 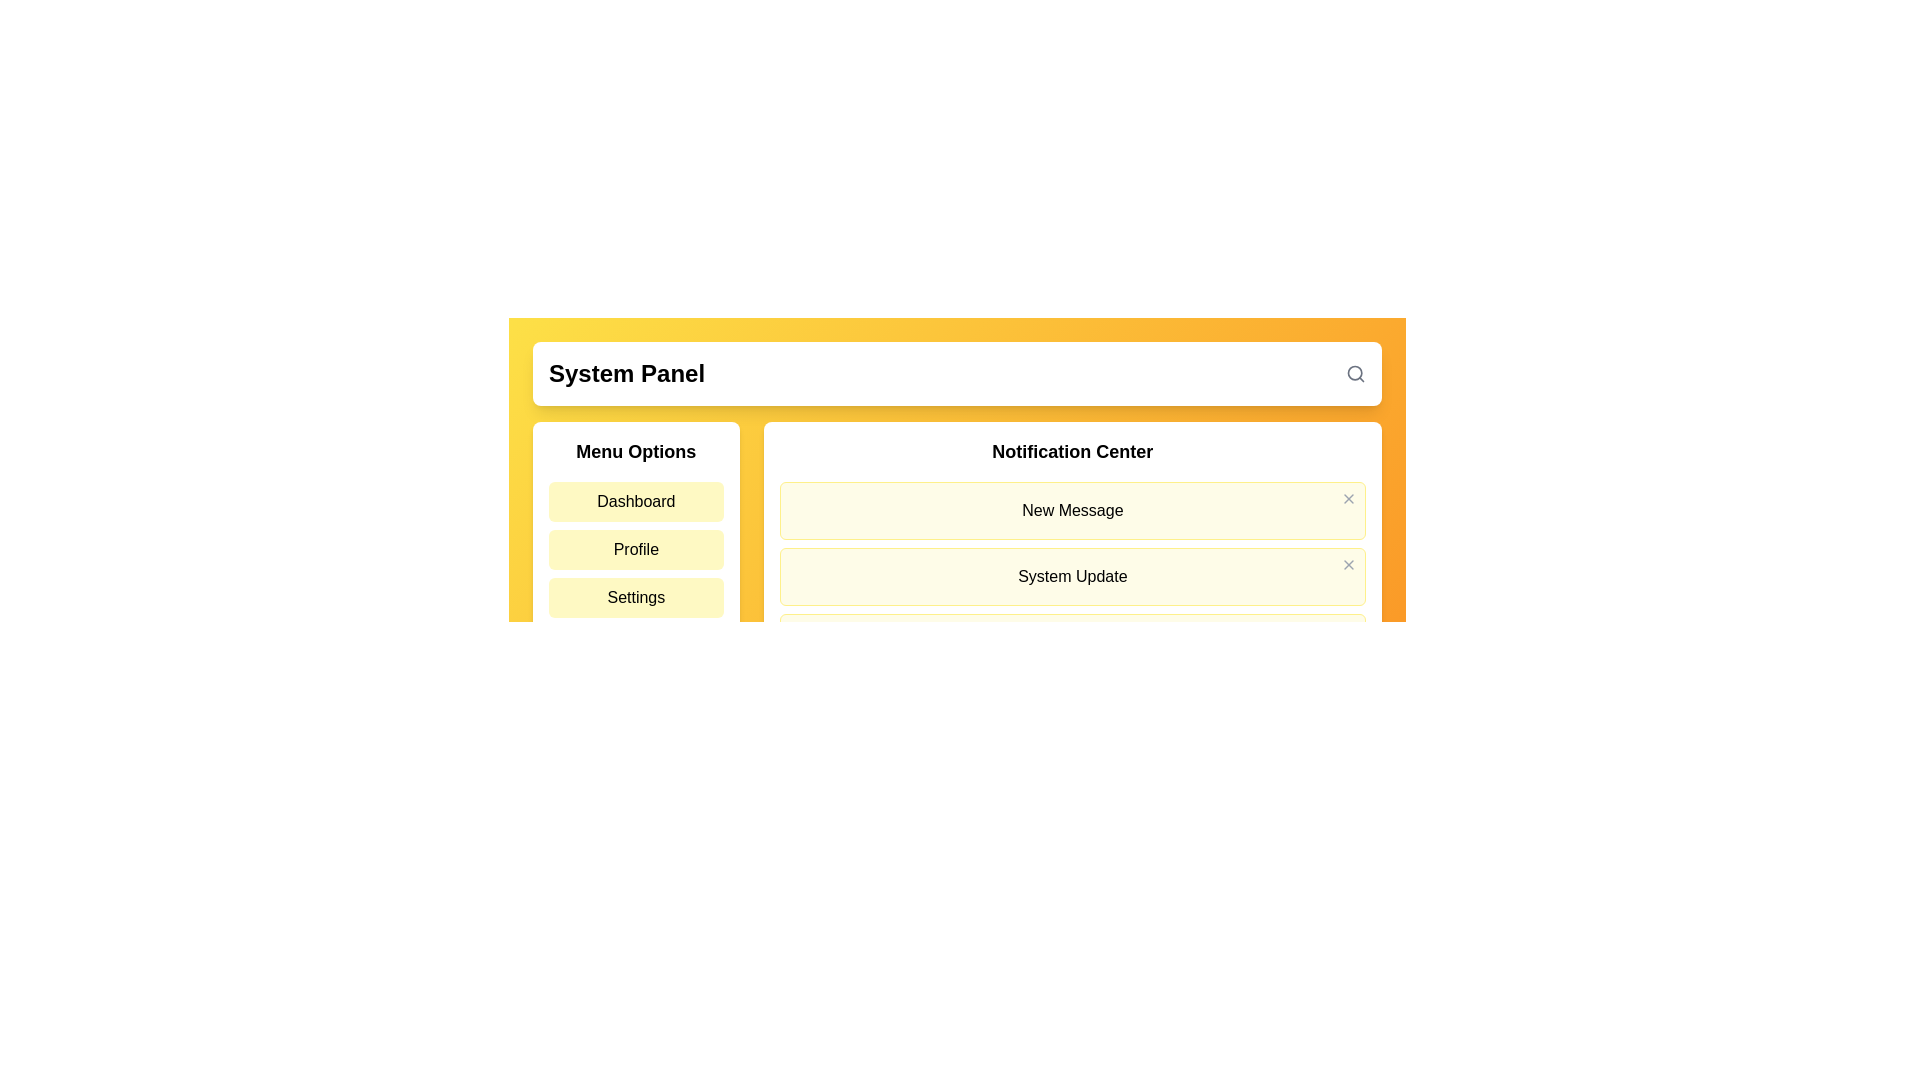 I want to click on the inner circle of the magnifying glass icon located in the top-right corner of the header bar, so click(x=1355, y=373).